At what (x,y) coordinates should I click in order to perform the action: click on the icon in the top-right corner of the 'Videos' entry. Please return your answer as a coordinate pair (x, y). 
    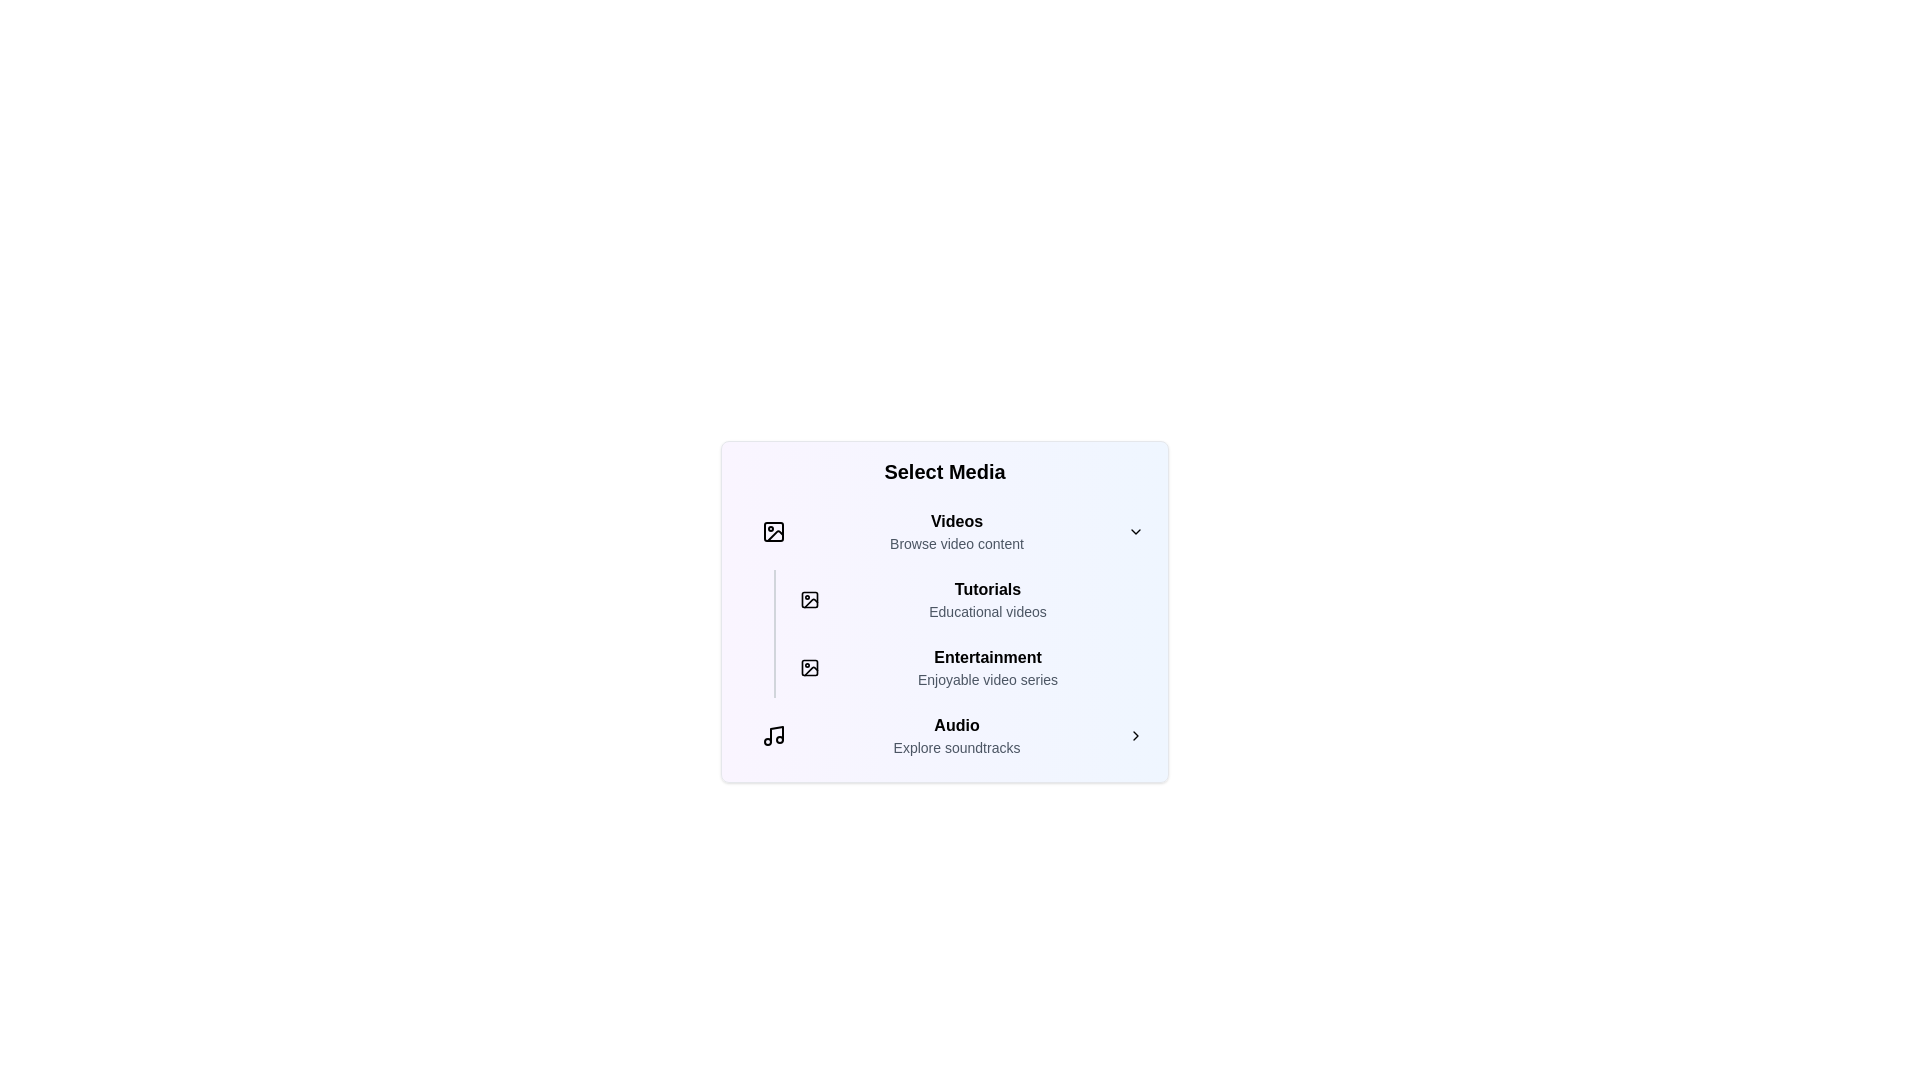
    Looking at the image, I should click on (1136, 531).